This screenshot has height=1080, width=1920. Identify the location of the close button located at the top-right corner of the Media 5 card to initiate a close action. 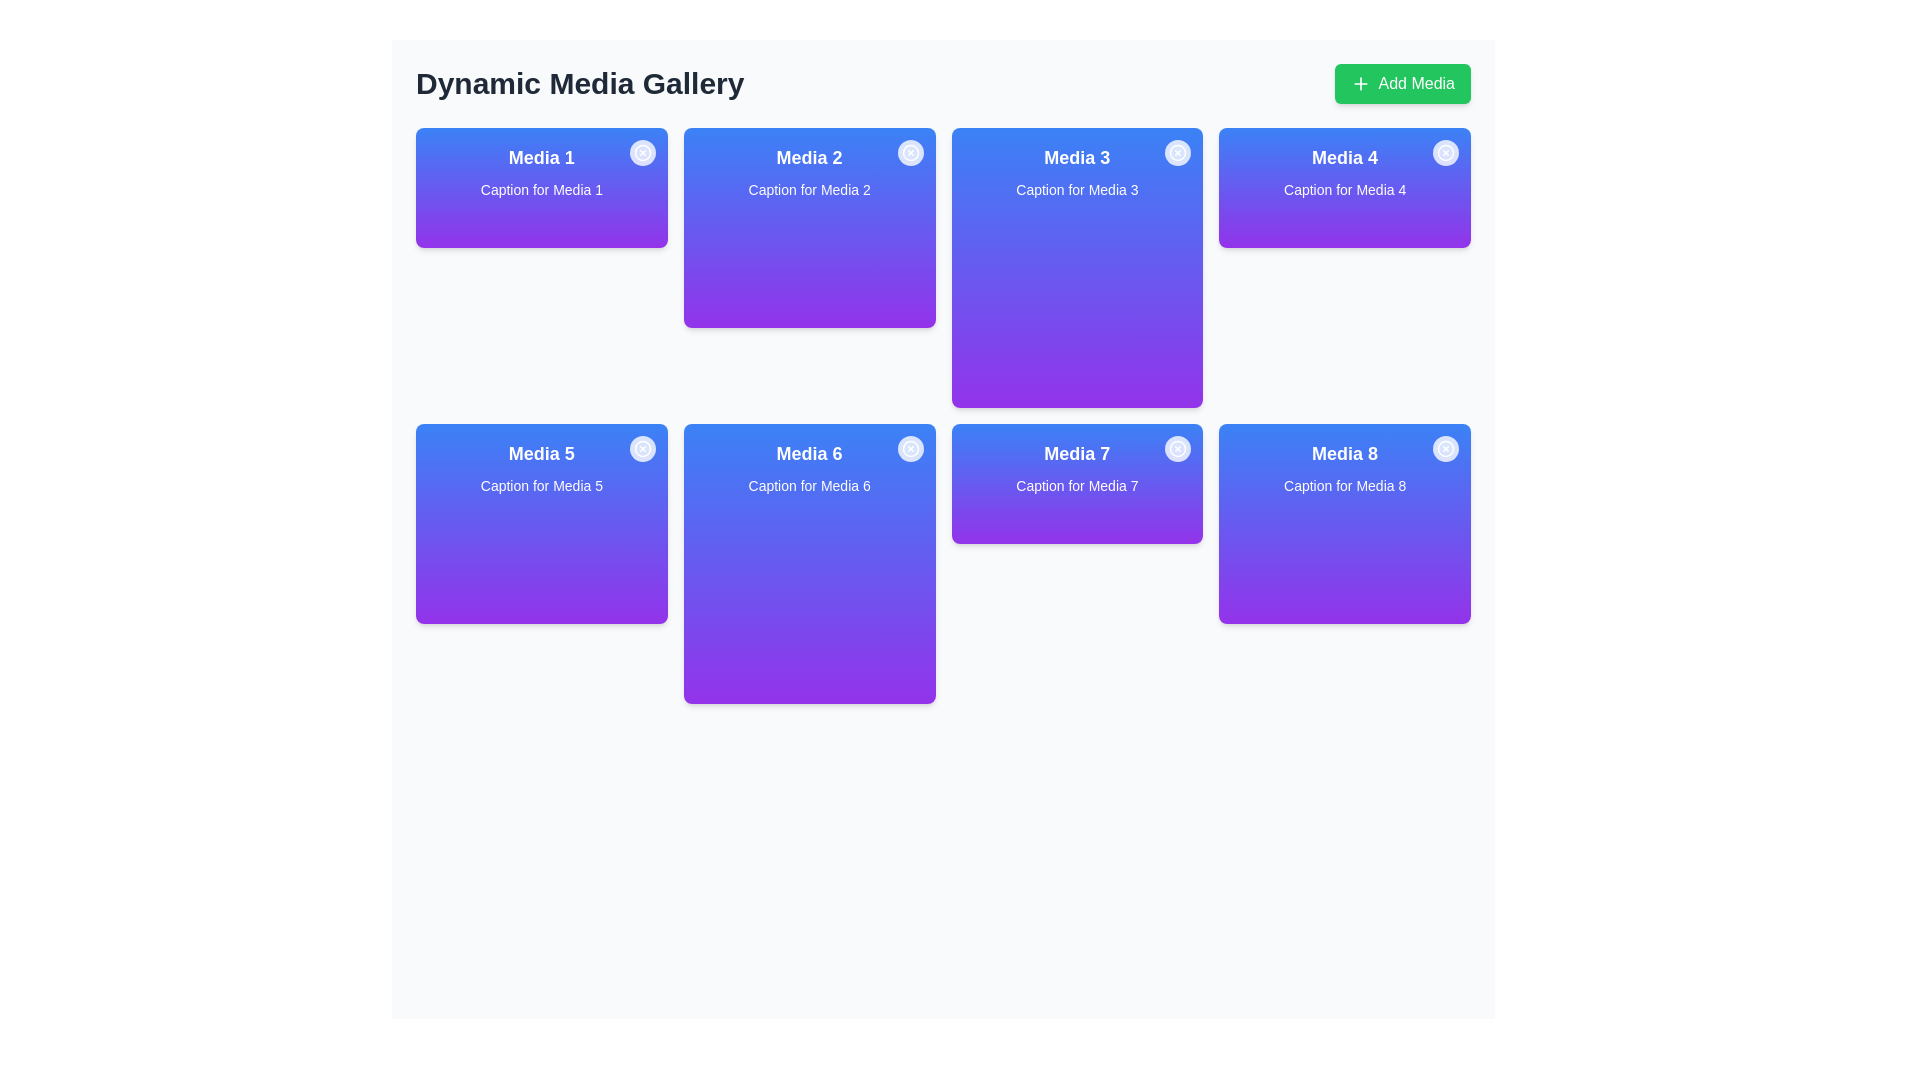
(642, 447).